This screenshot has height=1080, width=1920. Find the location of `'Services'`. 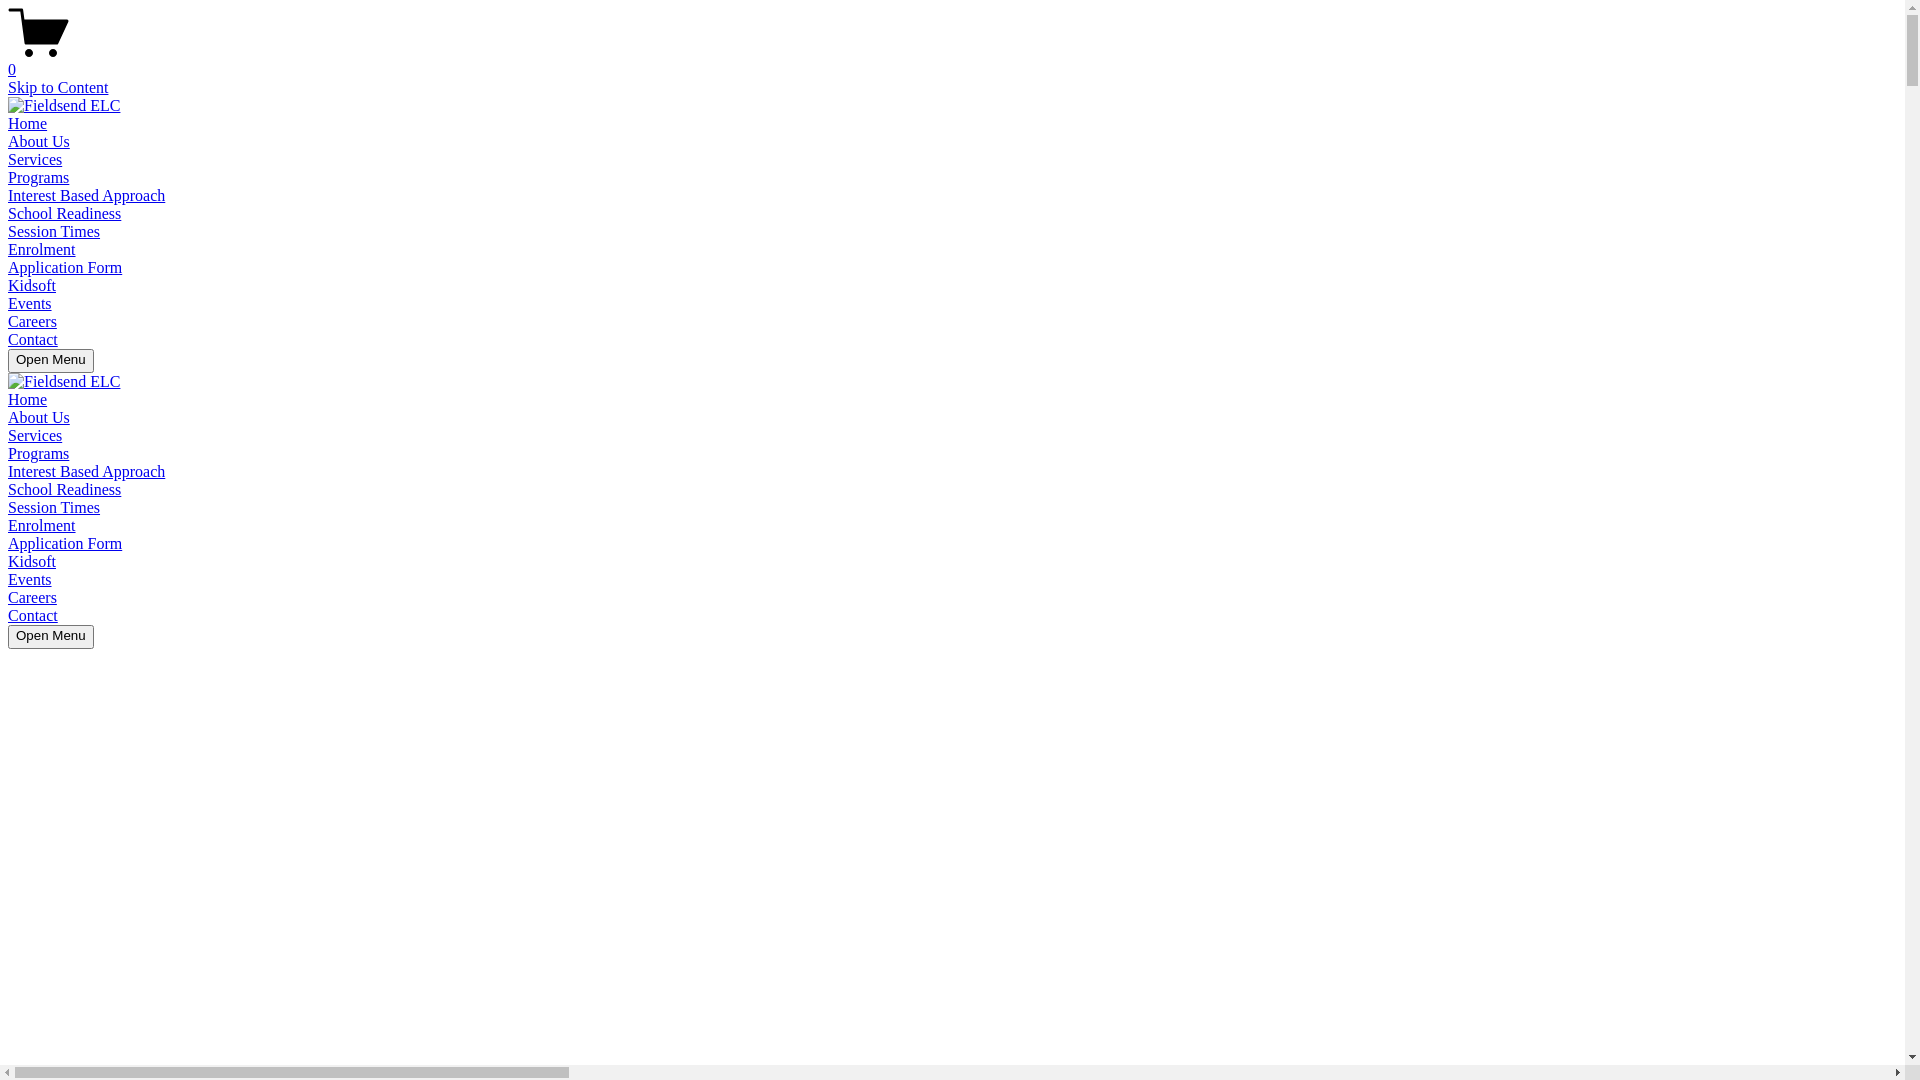

'Services' is located at coordinates (34, 434).